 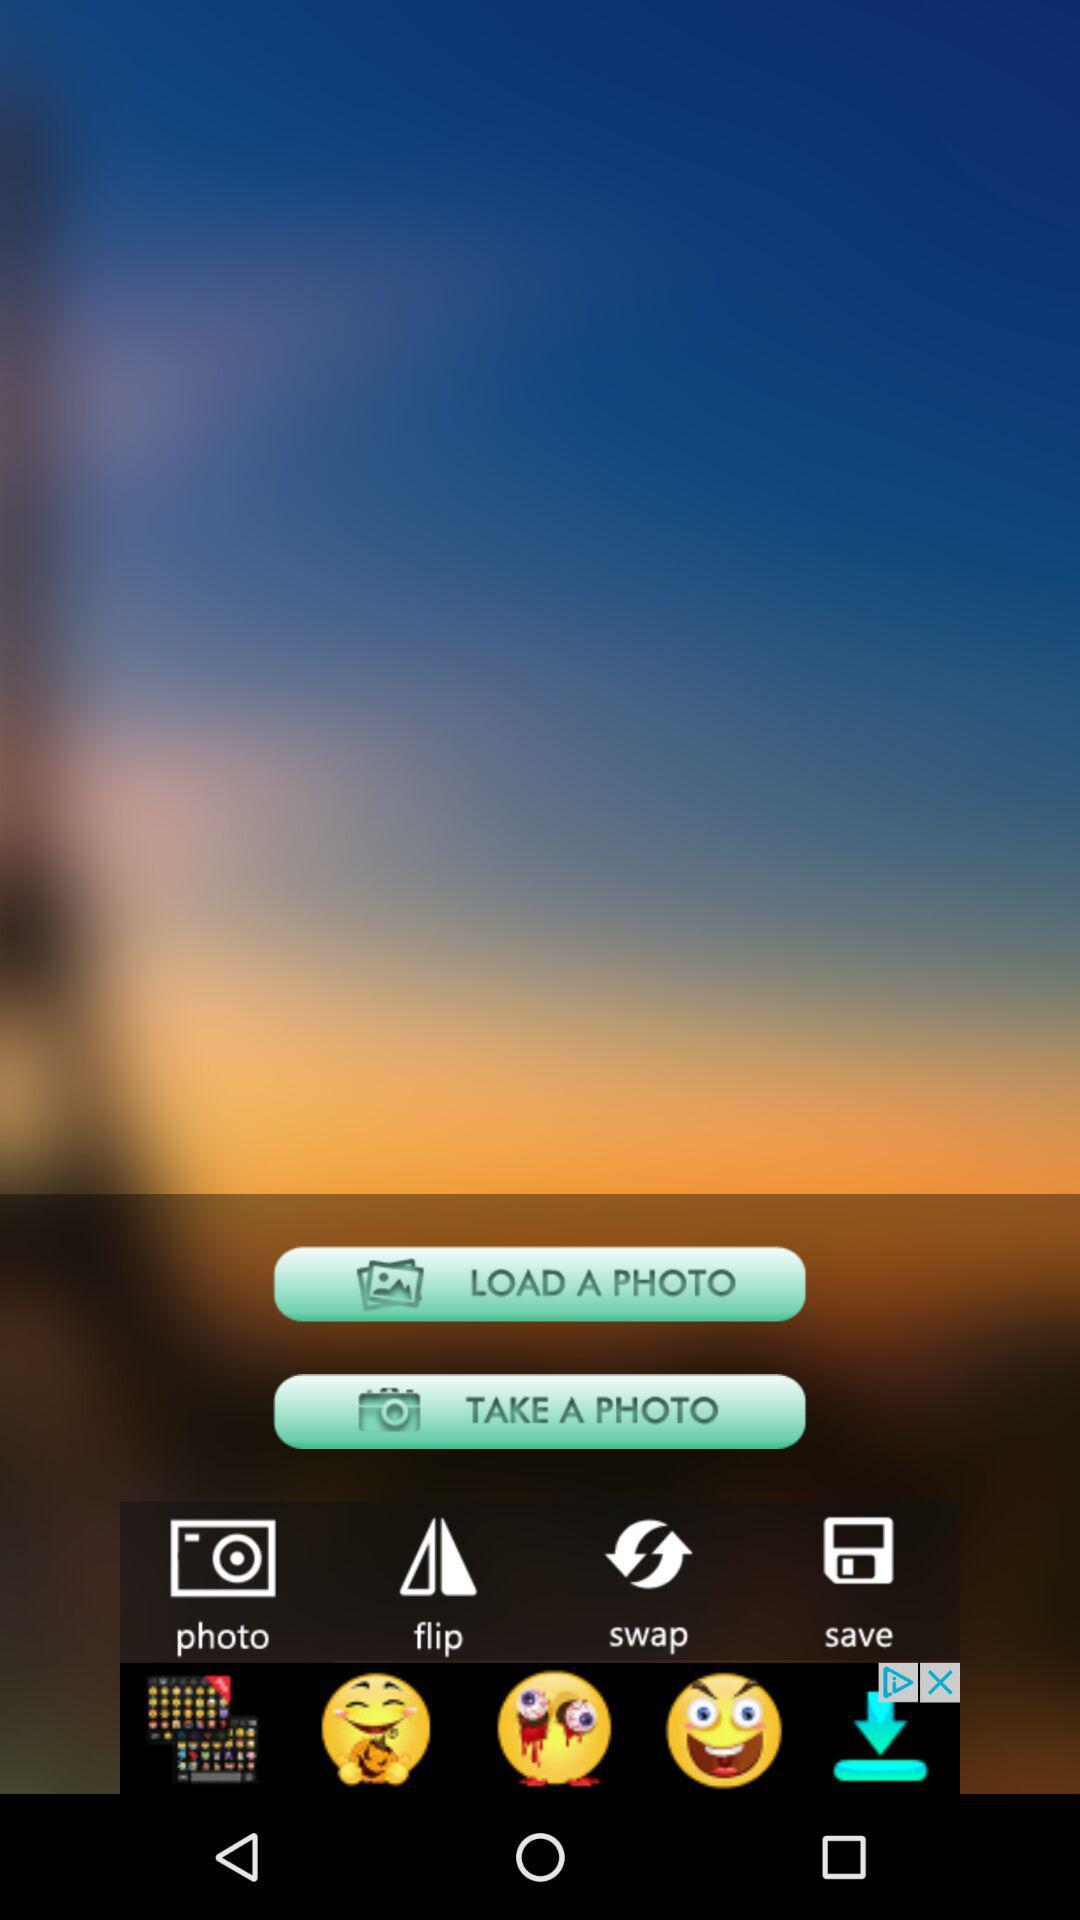 What do you see at coordinates (225, 1692) in the screenshot?
I see `the photo icon` at bounding box center [225, 1692].